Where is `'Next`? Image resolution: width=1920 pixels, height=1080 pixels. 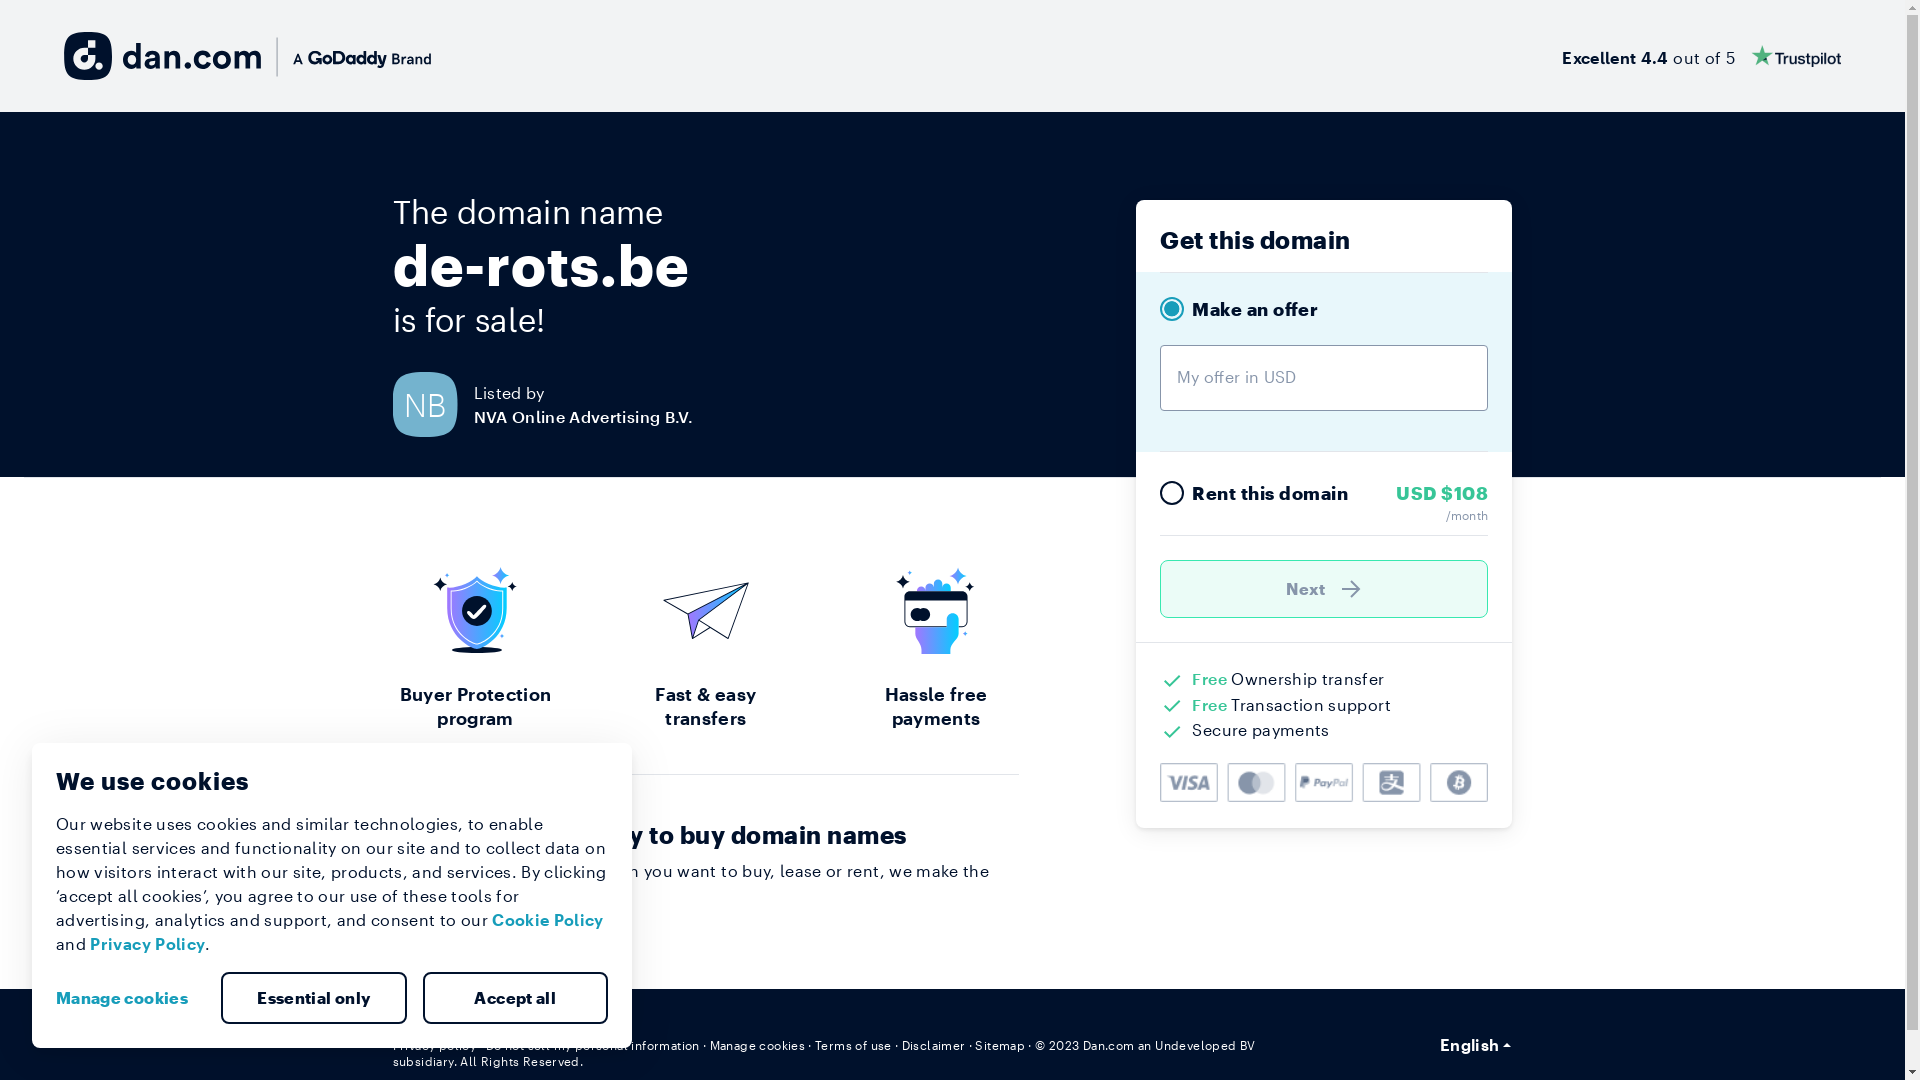 'Next is located at coordinates (1324, 588).